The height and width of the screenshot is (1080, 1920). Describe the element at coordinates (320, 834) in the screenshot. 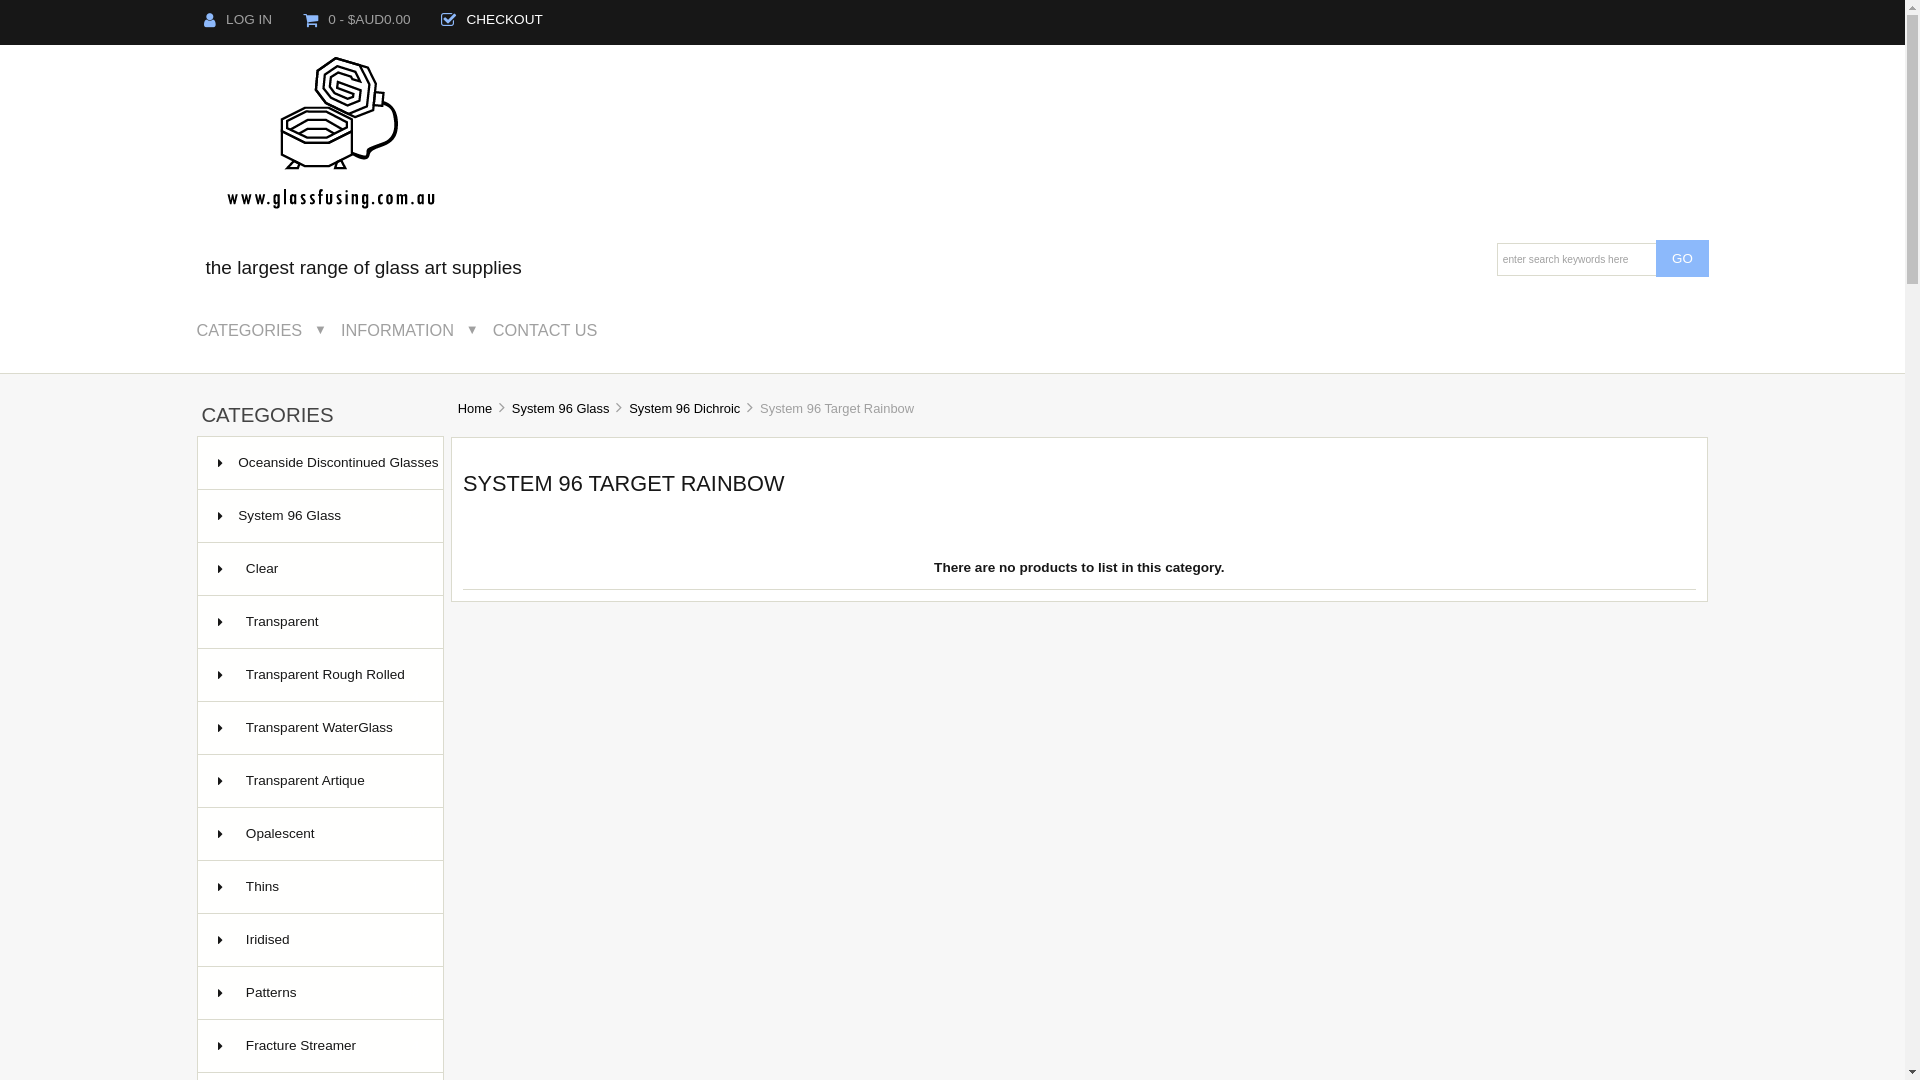

I see `'  Opalescent` at that location.